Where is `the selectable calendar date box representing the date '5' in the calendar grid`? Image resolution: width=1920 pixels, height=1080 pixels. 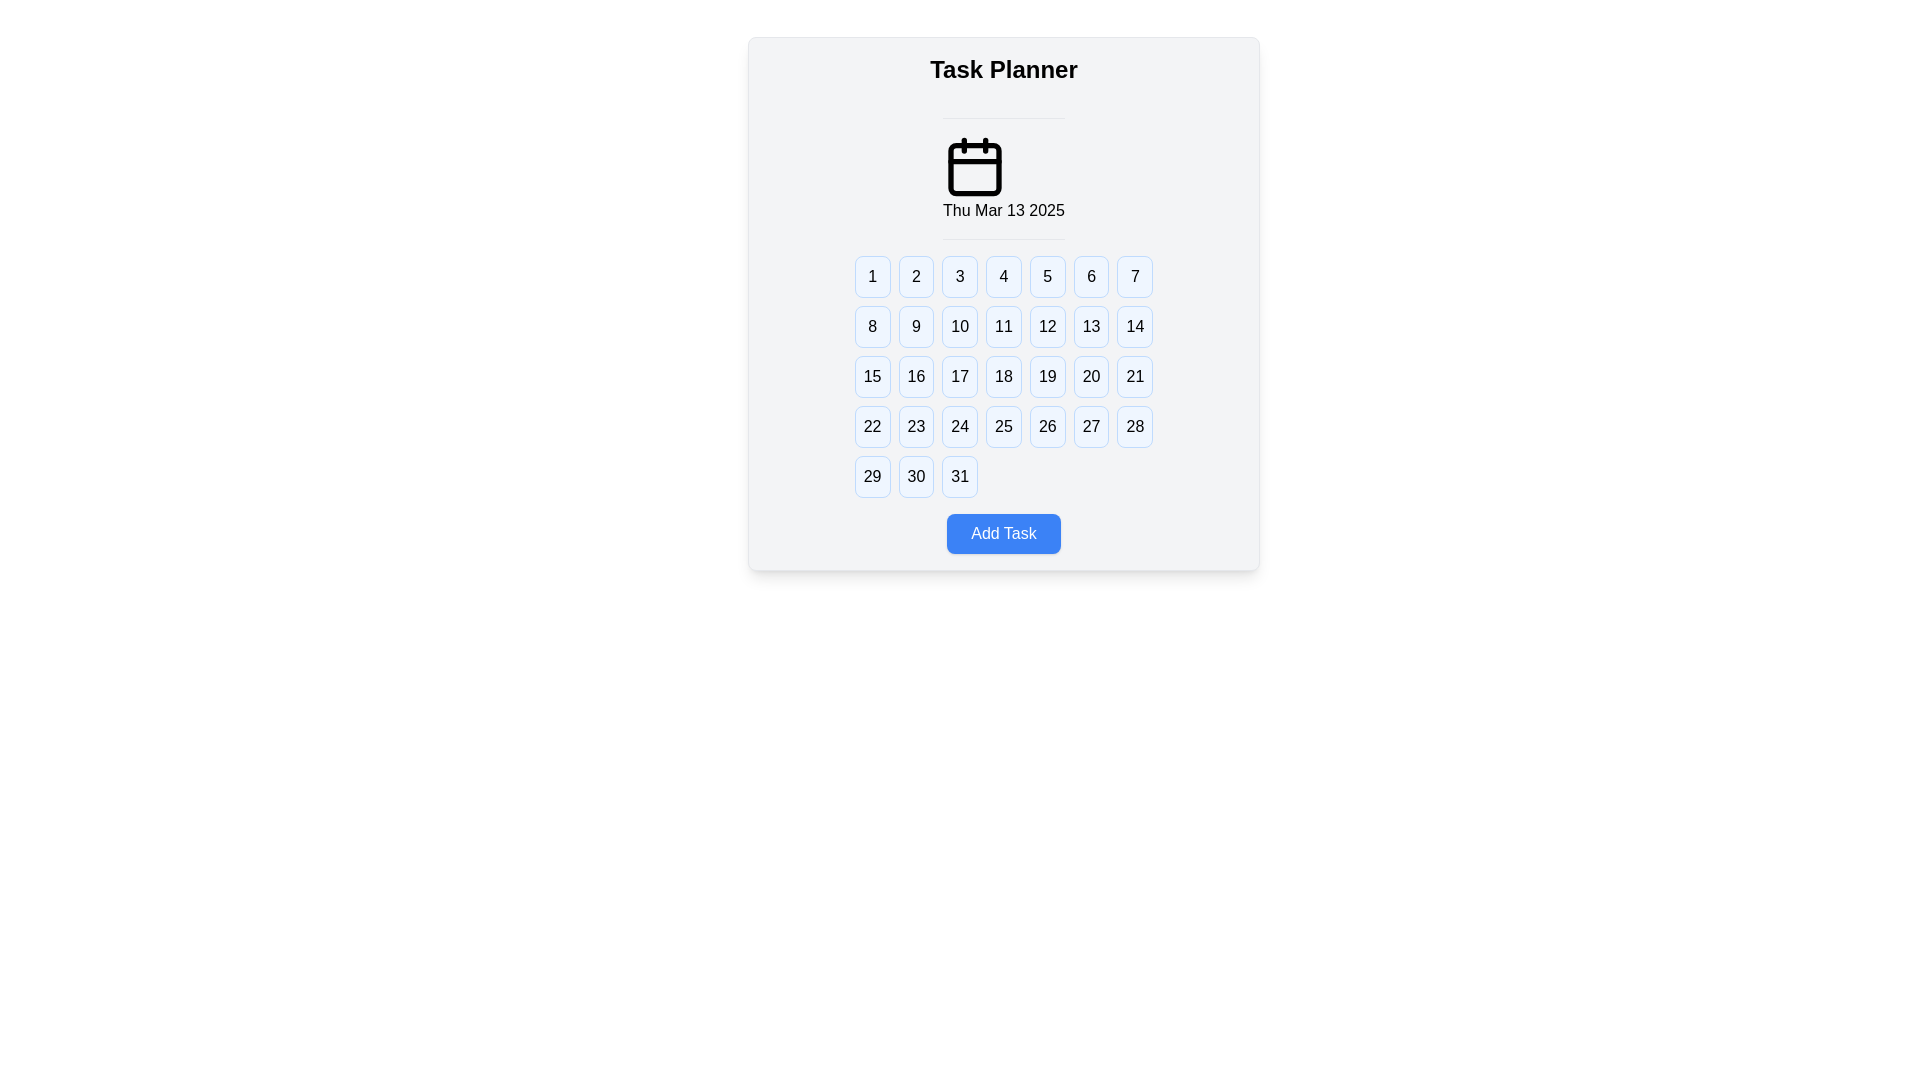
the selectable calendar date box representing the date '5' in the calendar grid is located at coordinates (1046, 277).